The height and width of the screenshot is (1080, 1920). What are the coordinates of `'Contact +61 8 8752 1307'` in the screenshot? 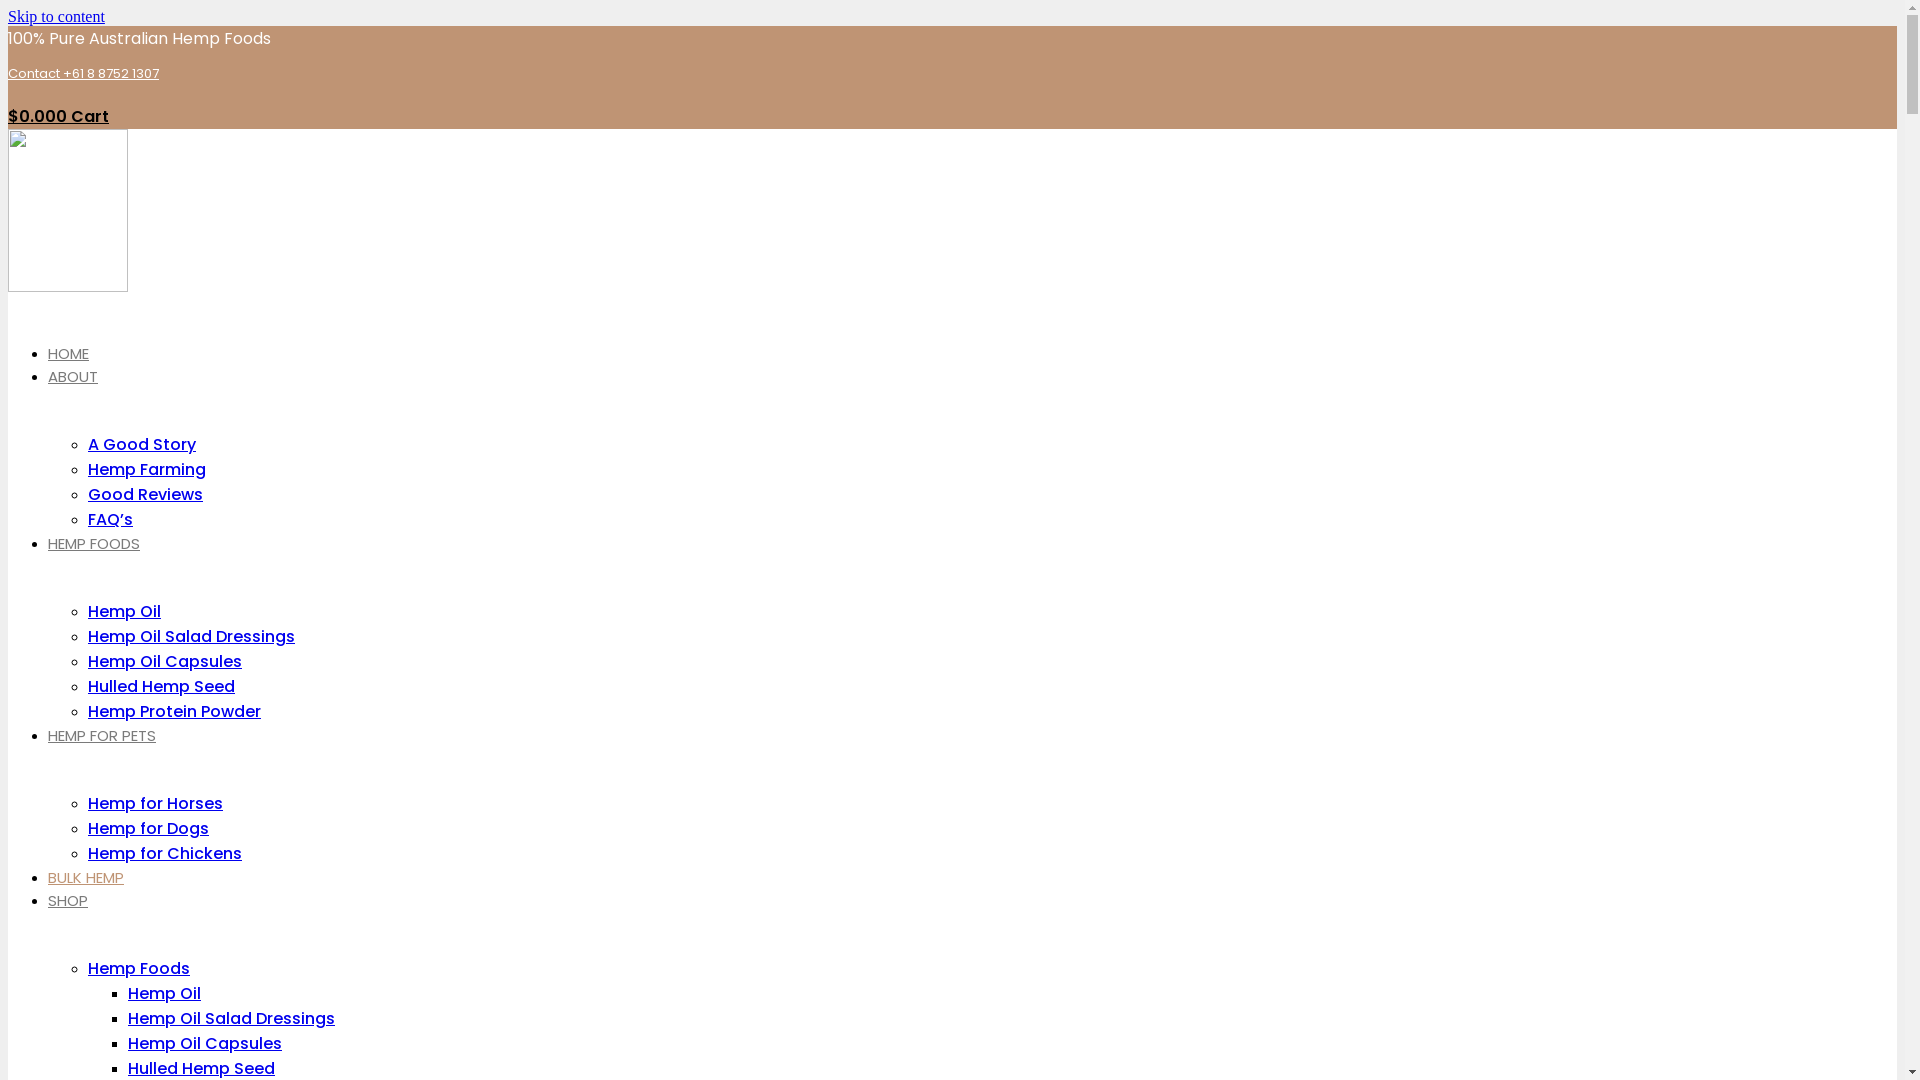 It's located at (8, 72).